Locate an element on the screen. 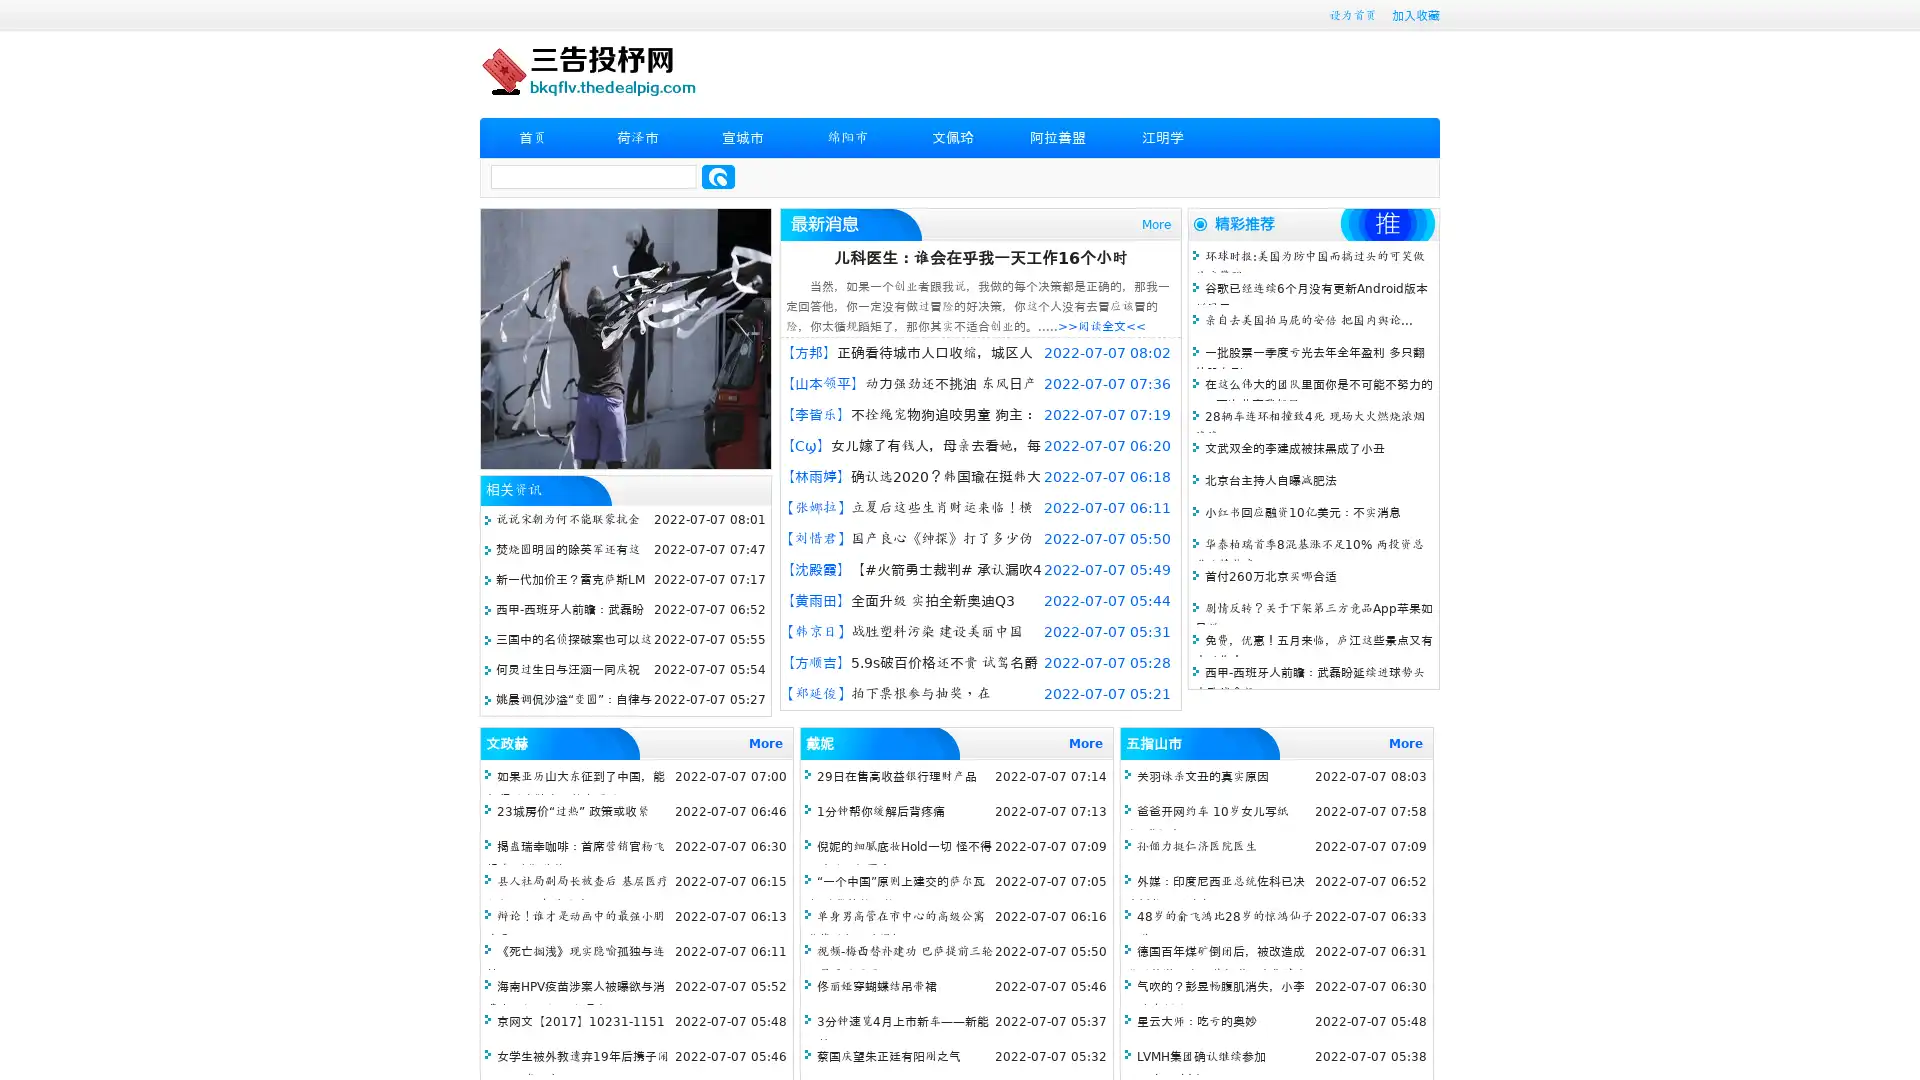 The height and width of the screenshot is (1080, 1920). Search is located at coordinates (718, 176).